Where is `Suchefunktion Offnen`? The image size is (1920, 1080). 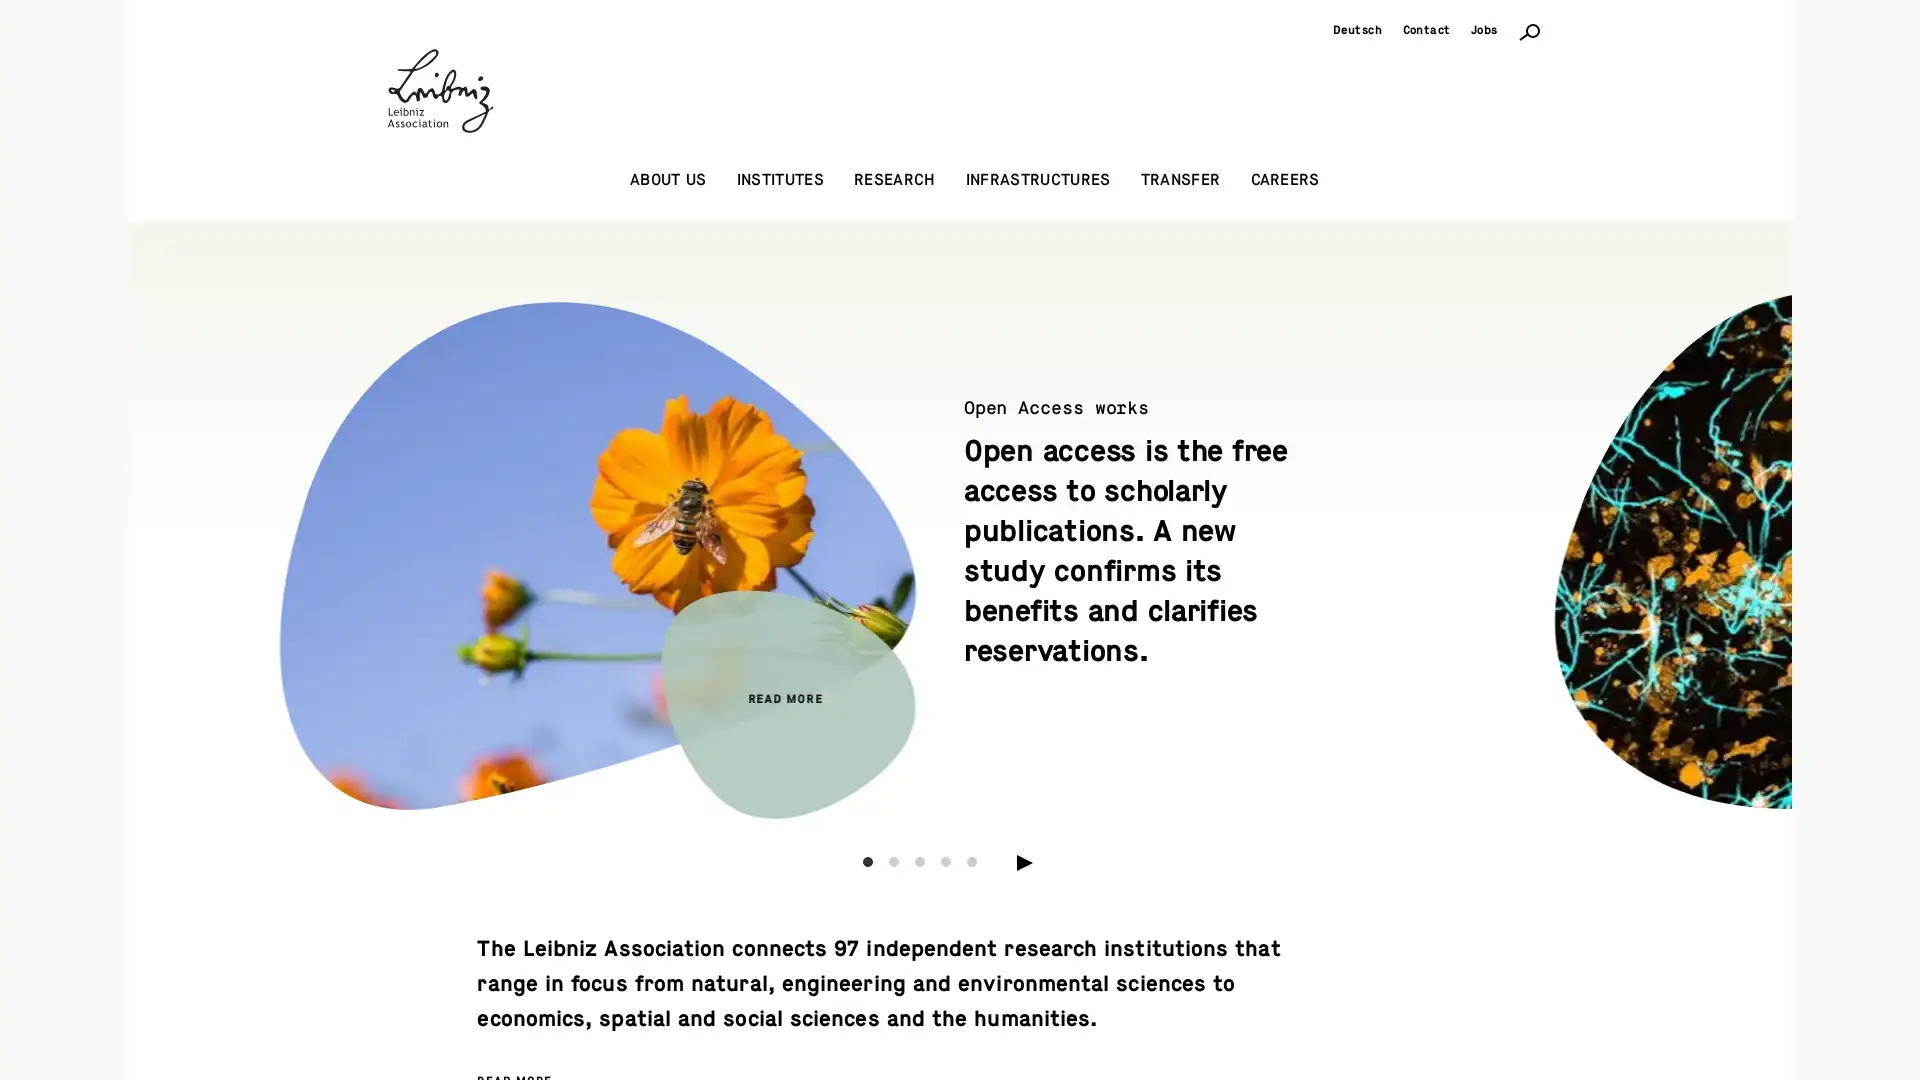
Suchefunktion Offnen is located at coordinates (1529, 30).